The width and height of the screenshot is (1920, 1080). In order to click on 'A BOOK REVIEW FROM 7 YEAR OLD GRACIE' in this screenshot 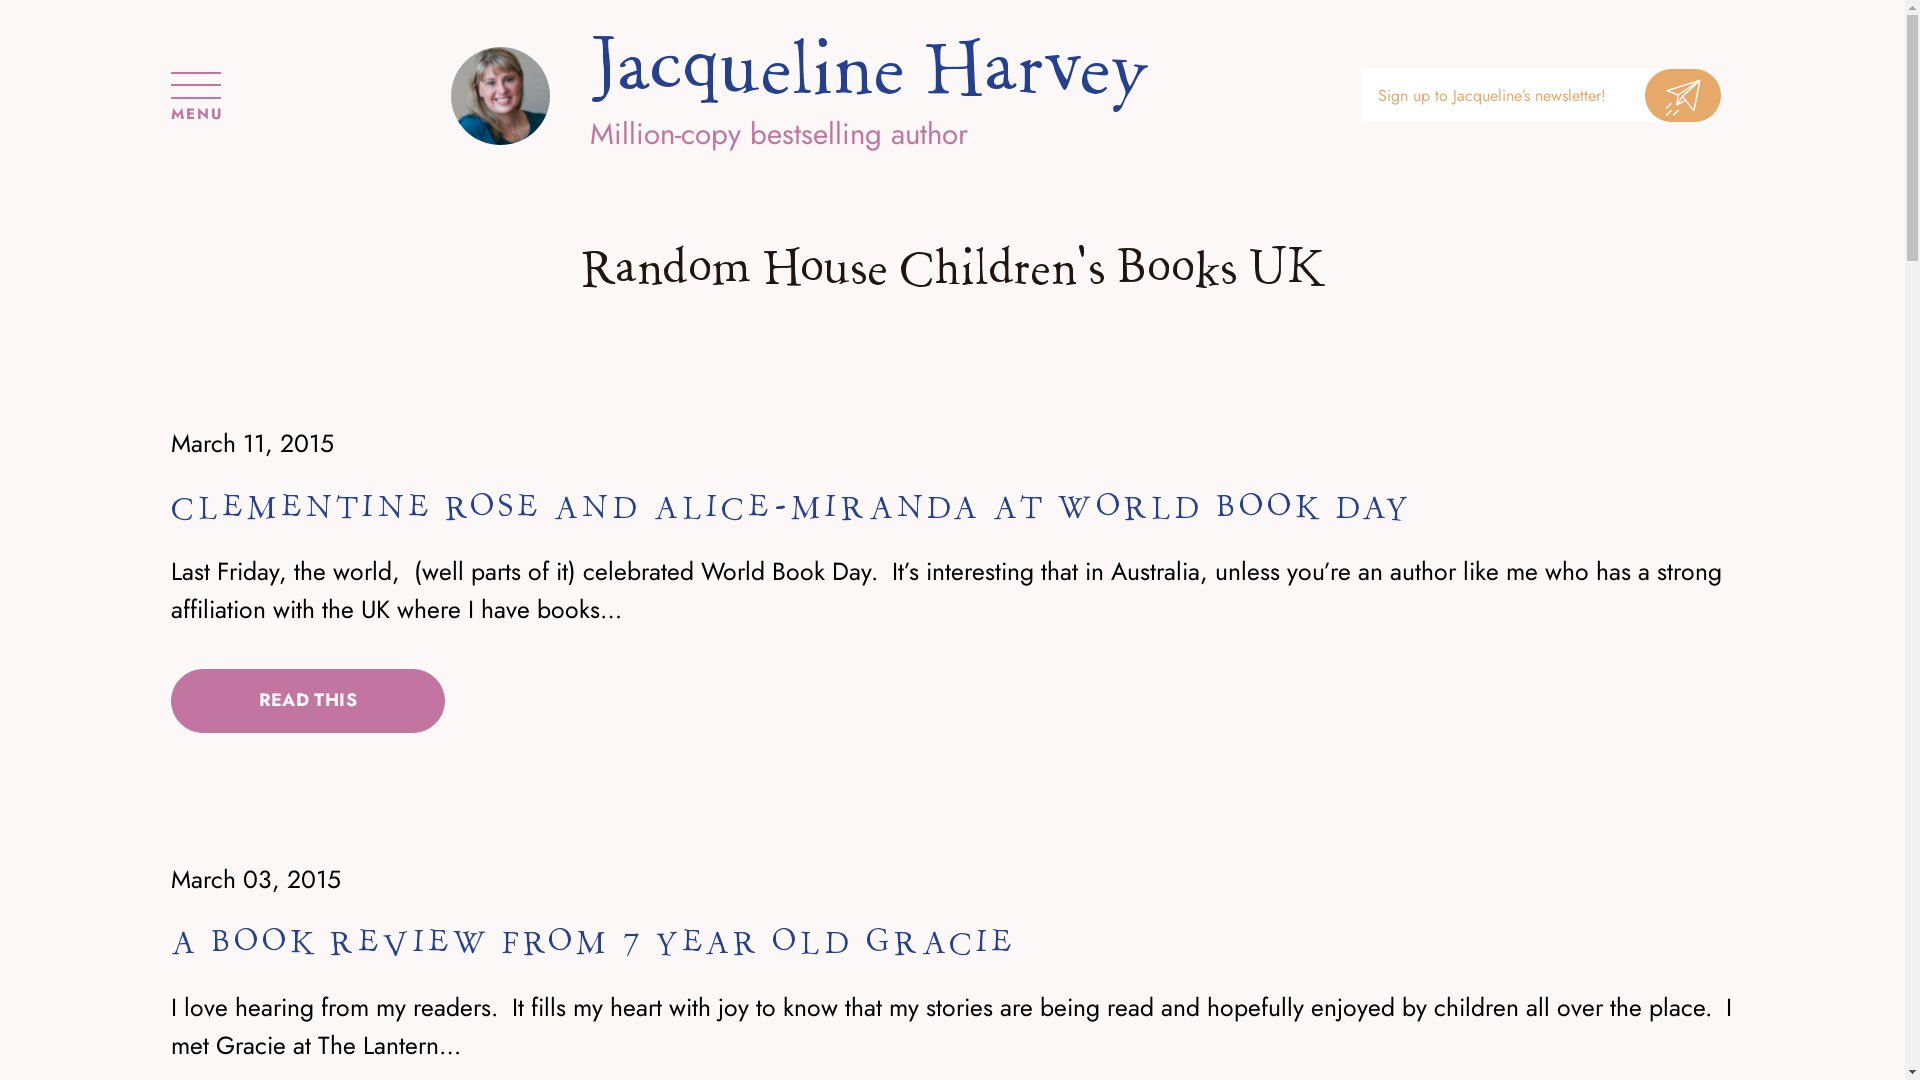, I will do `click(593, 942)`.